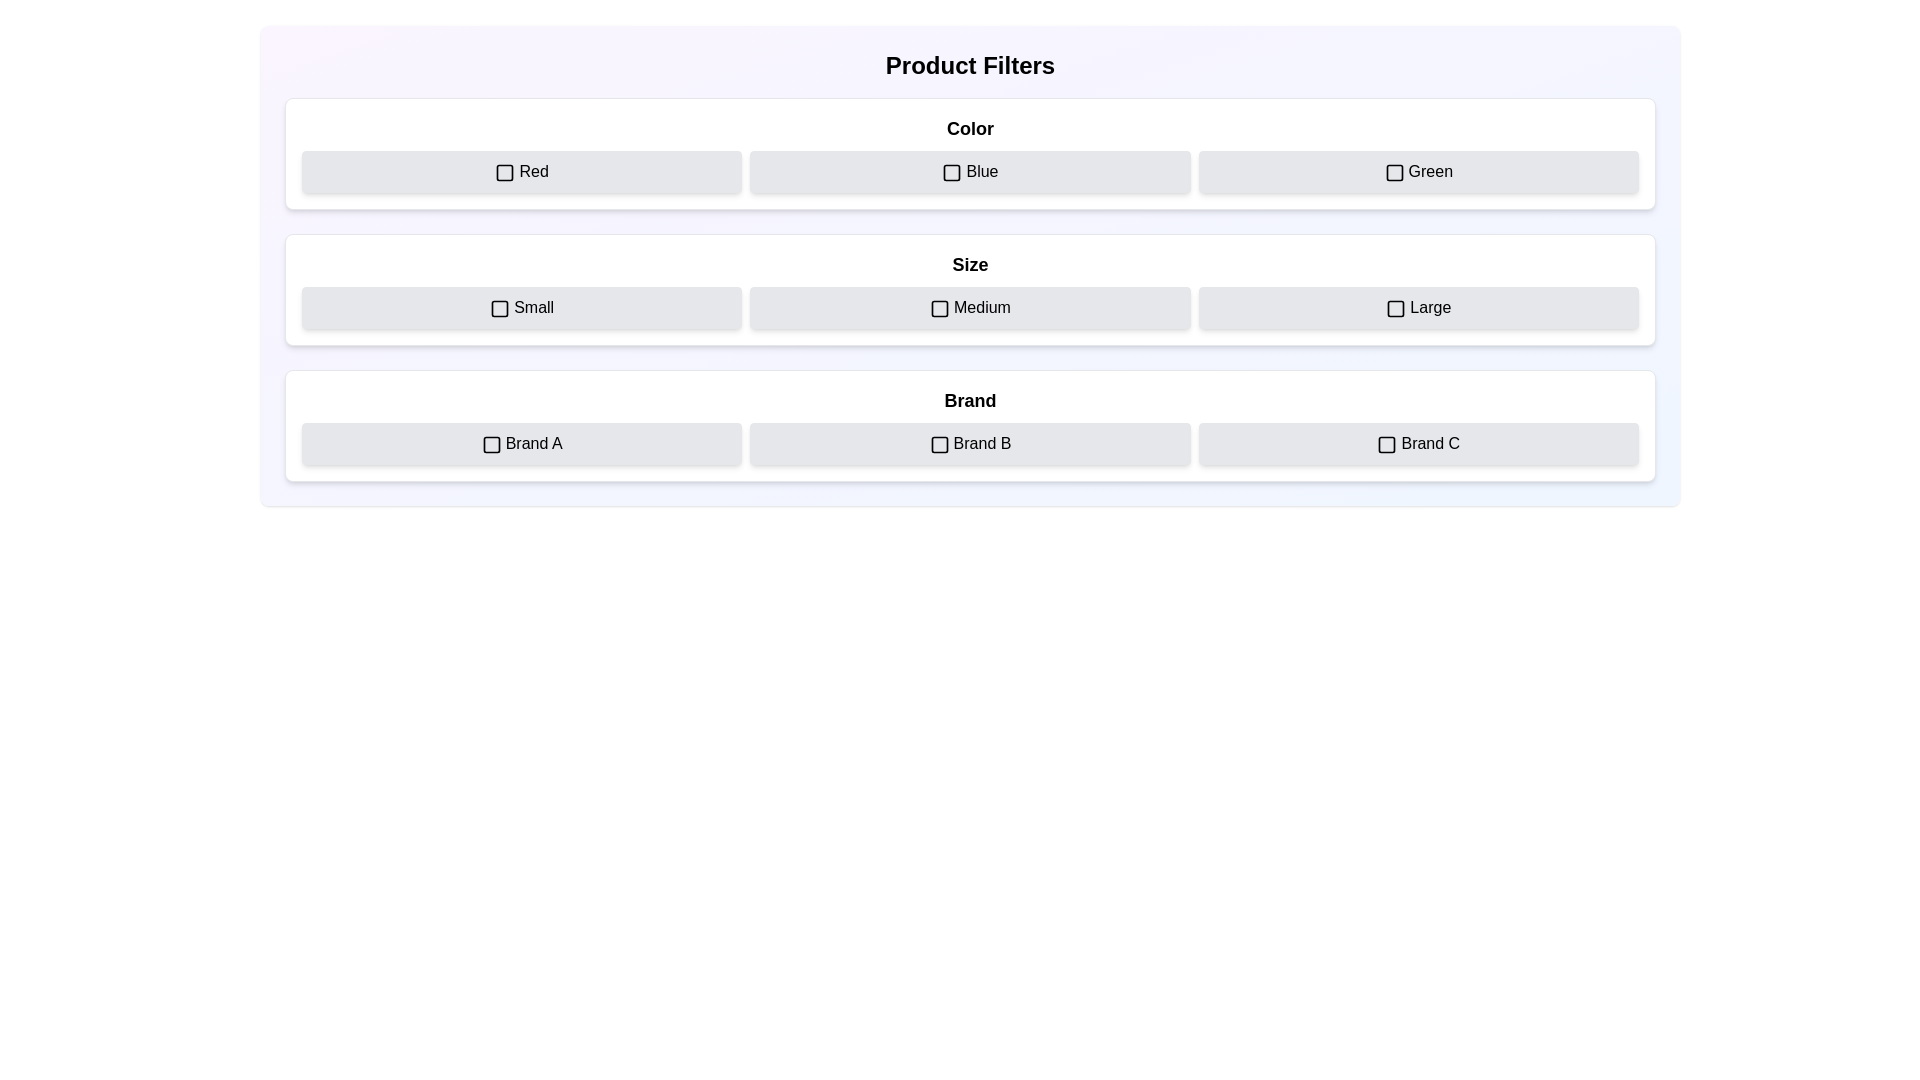 The height and width of the screenshot is (1080, 1920). I want to click on the checkbox, so click(970, 171).